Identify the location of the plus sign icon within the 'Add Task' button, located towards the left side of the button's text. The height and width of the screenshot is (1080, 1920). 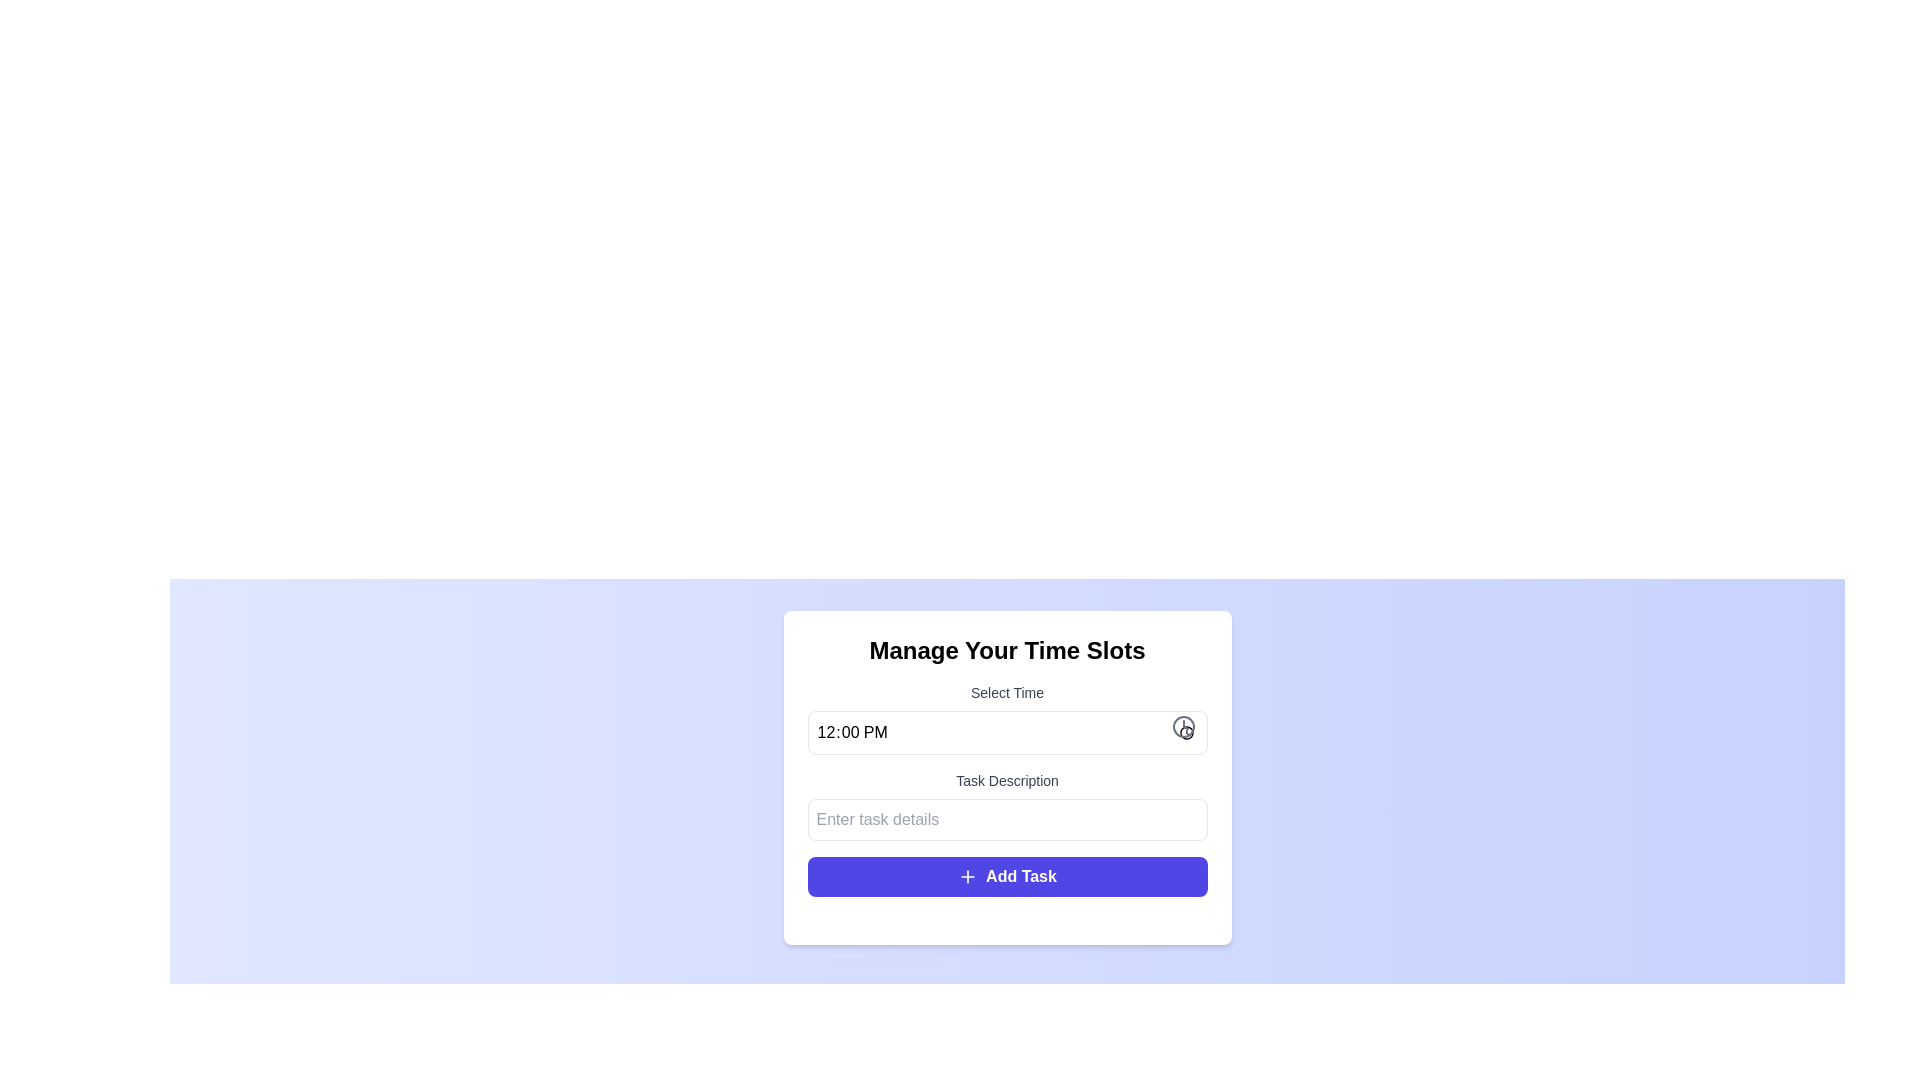
(968, 875).